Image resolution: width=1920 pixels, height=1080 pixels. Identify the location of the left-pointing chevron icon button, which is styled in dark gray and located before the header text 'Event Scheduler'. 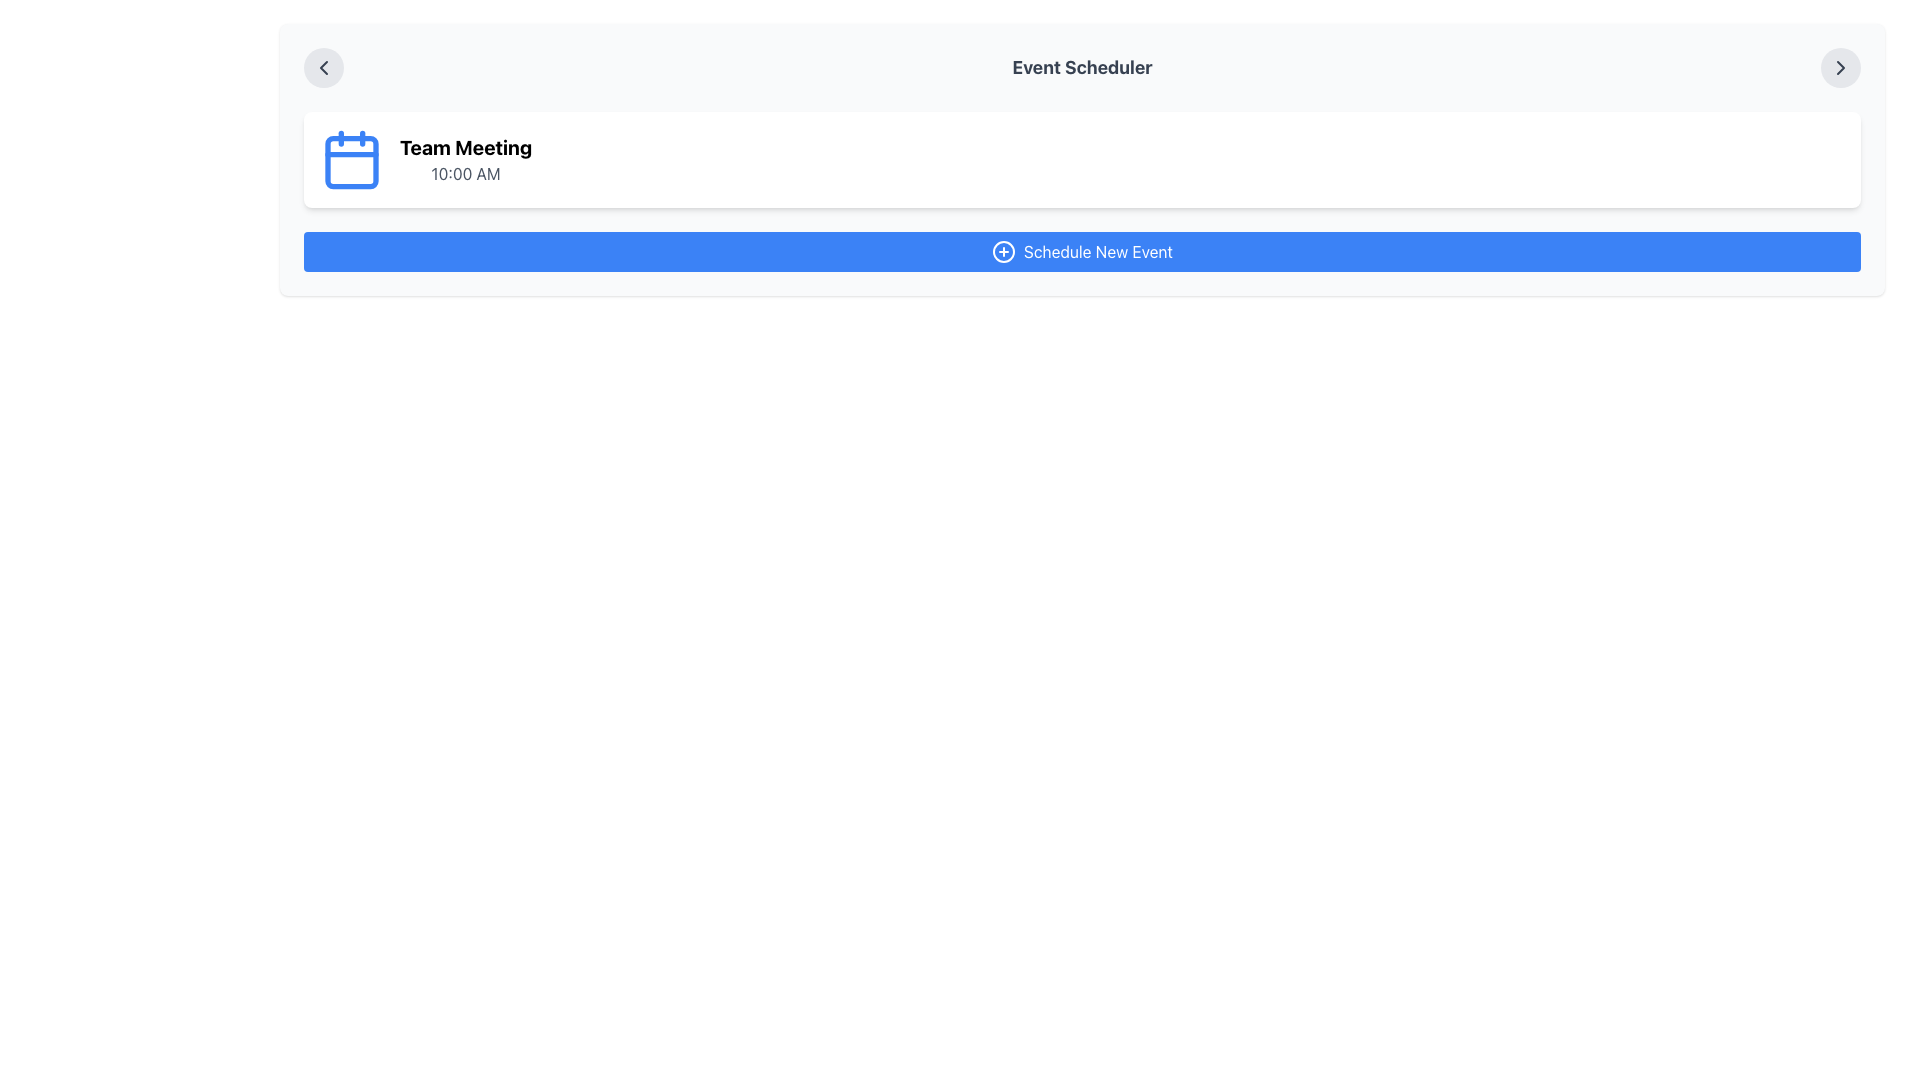
(324, 67).